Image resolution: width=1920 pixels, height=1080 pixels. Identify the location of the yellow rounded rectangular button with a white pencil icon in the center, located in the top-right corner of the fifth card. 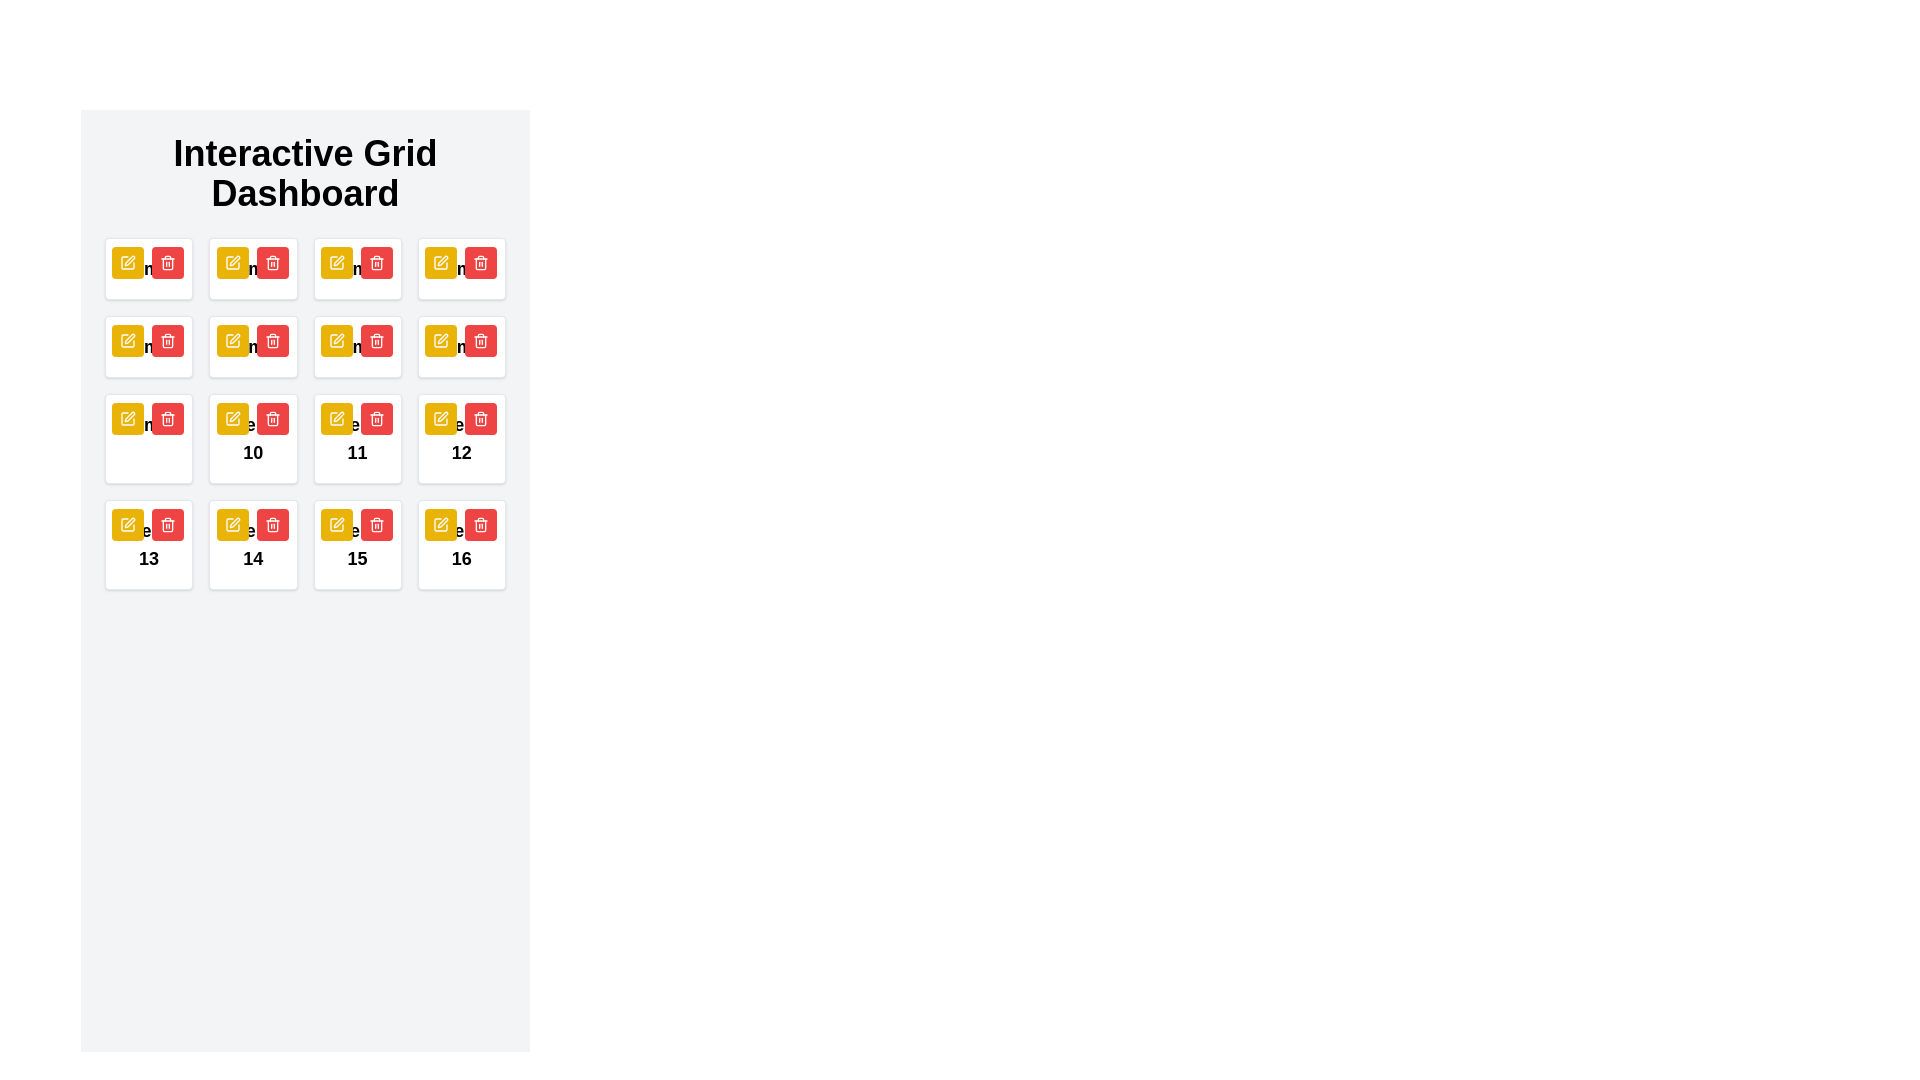
(440, 339).